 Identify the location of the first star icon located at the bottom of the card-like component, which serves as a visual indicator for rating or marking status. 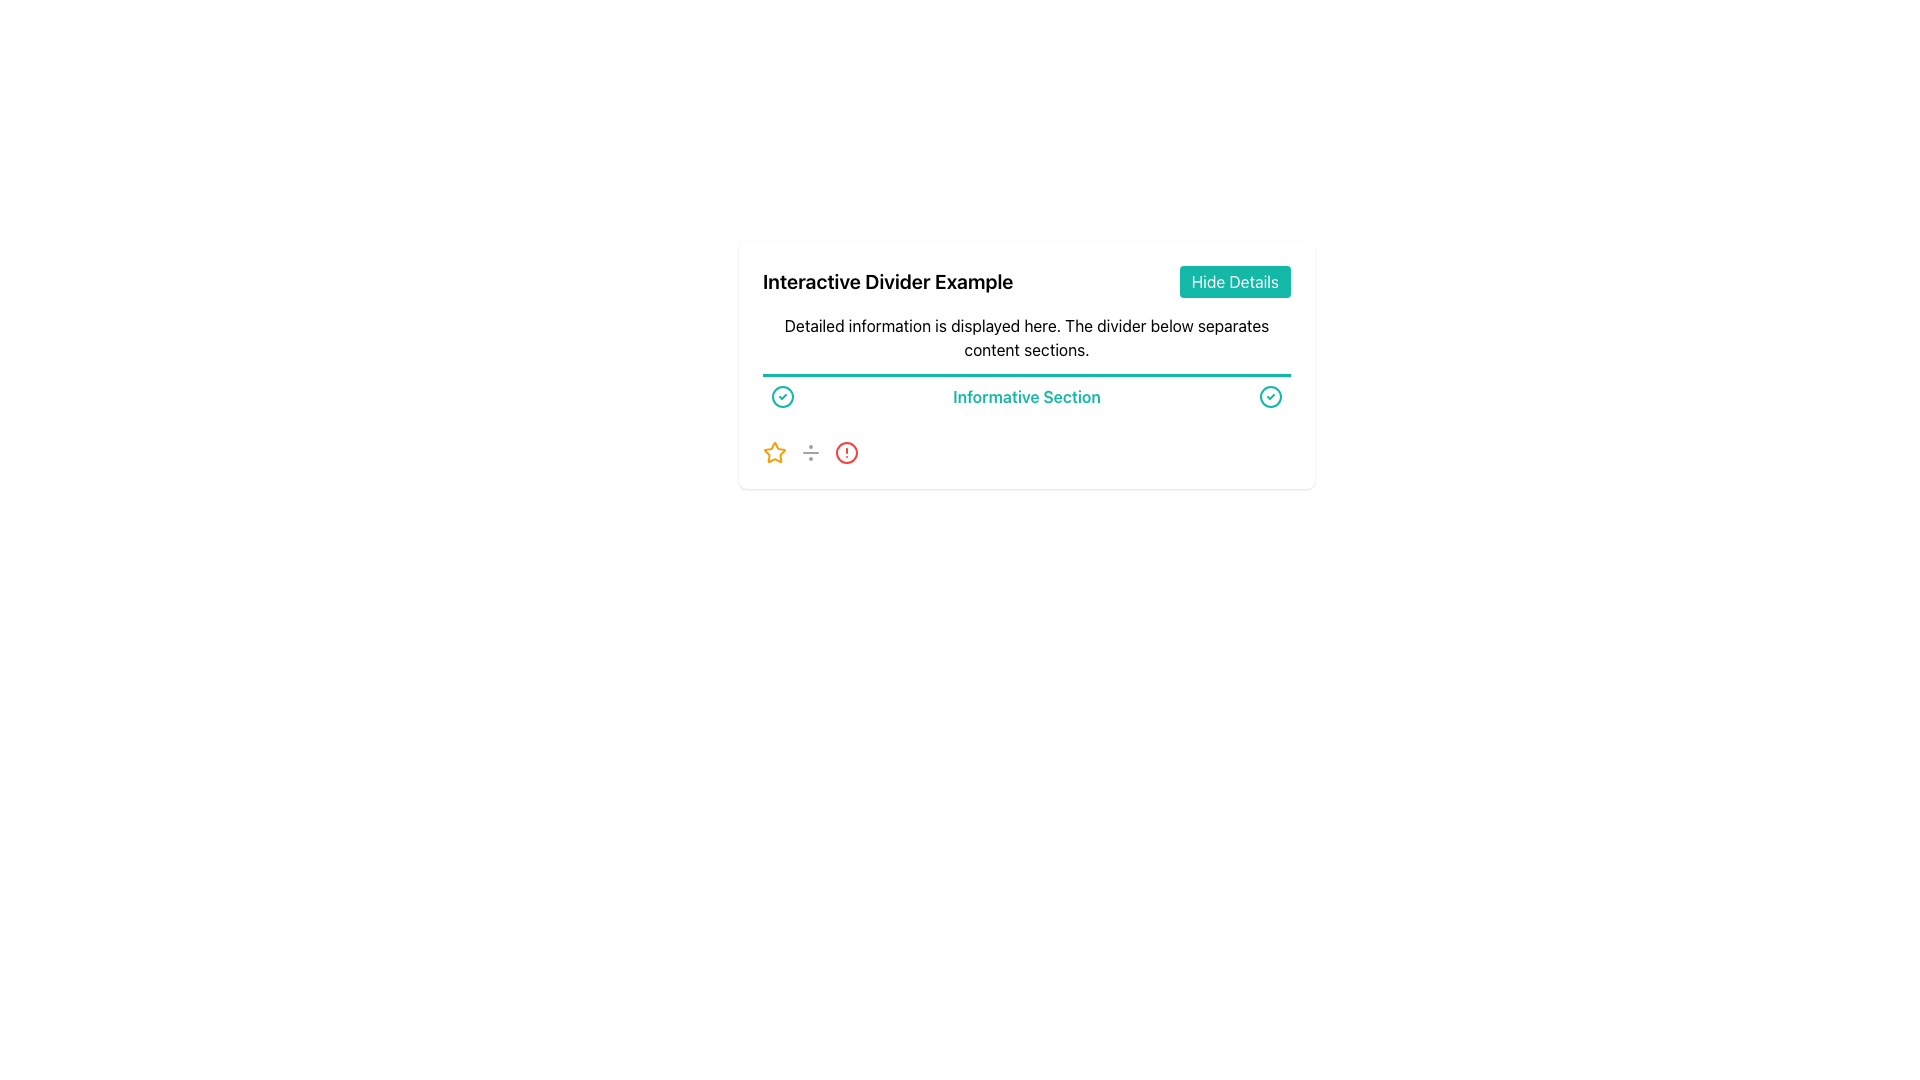
(773, 452).